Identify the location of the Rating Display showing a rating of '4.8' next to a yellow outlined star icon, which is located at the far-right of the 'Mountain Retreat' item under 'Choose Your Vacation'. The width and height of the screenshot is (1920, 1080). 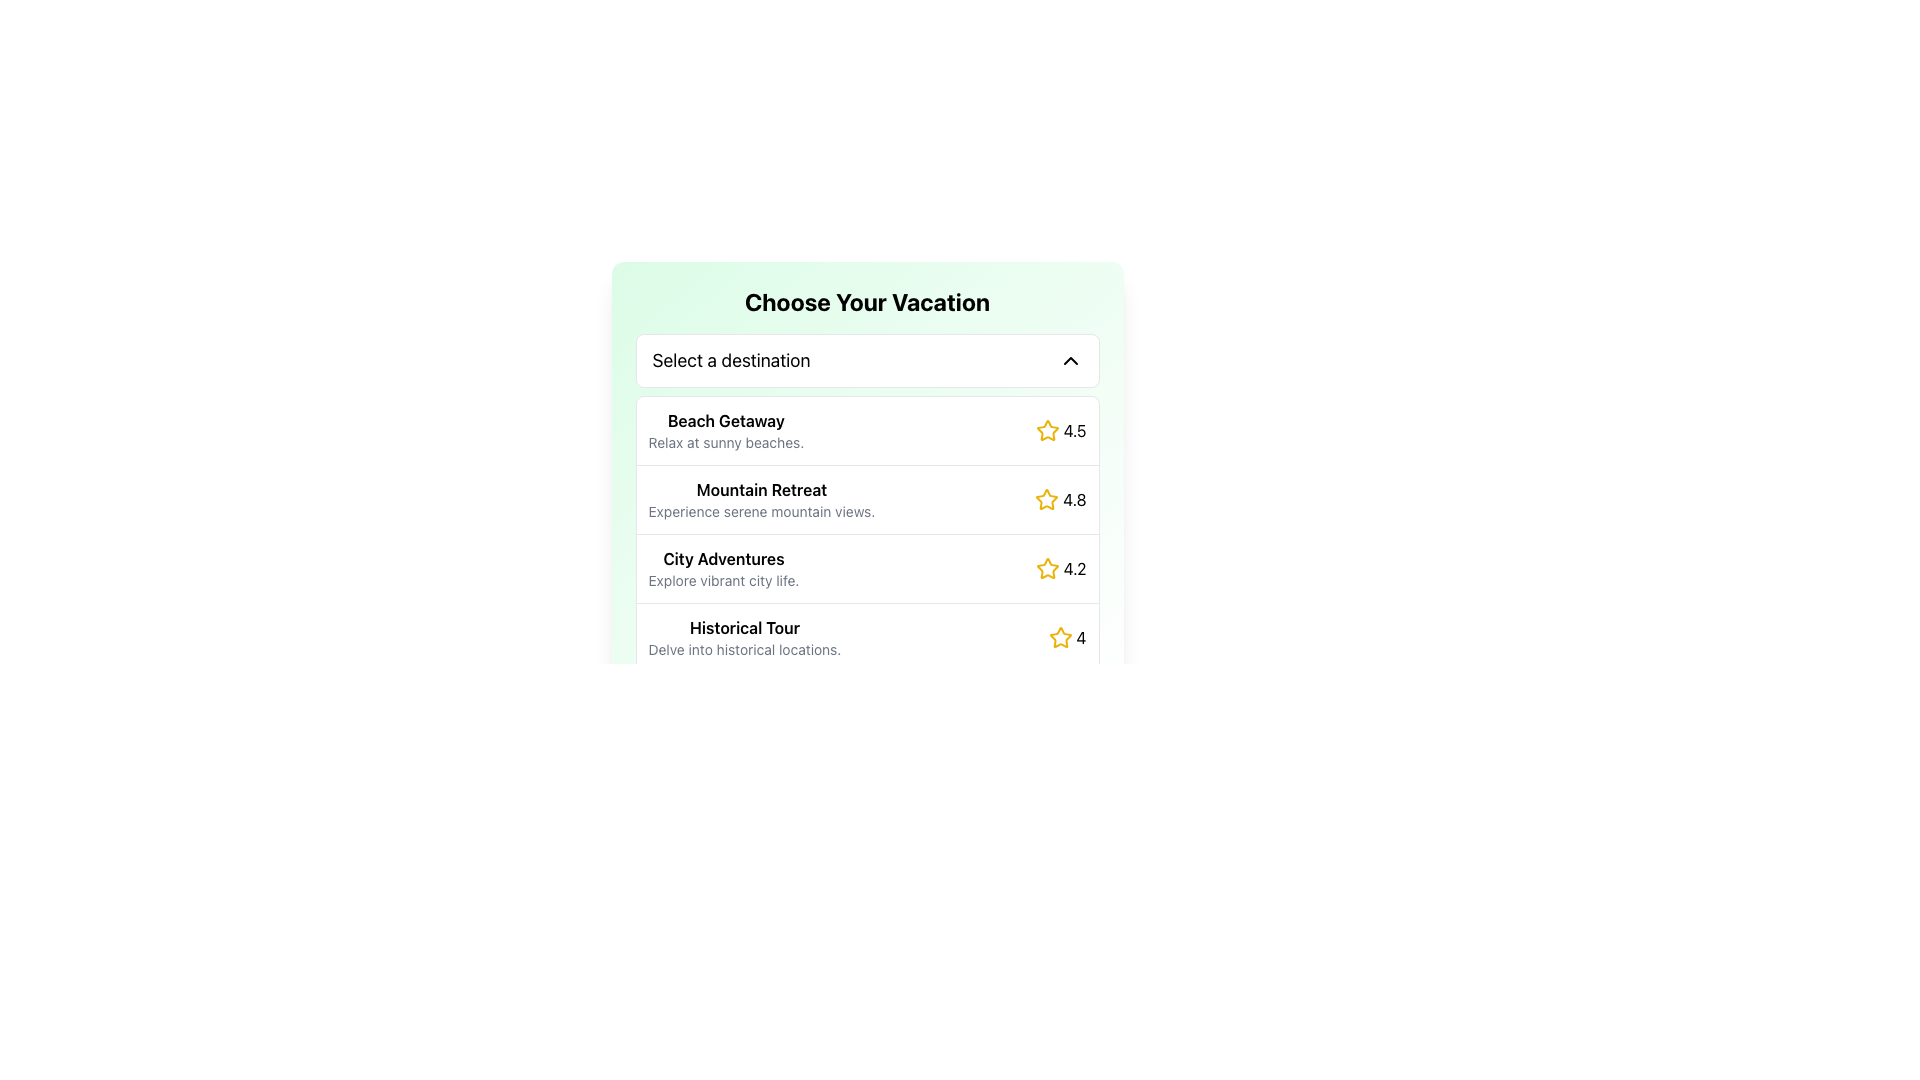
(1059, 499).